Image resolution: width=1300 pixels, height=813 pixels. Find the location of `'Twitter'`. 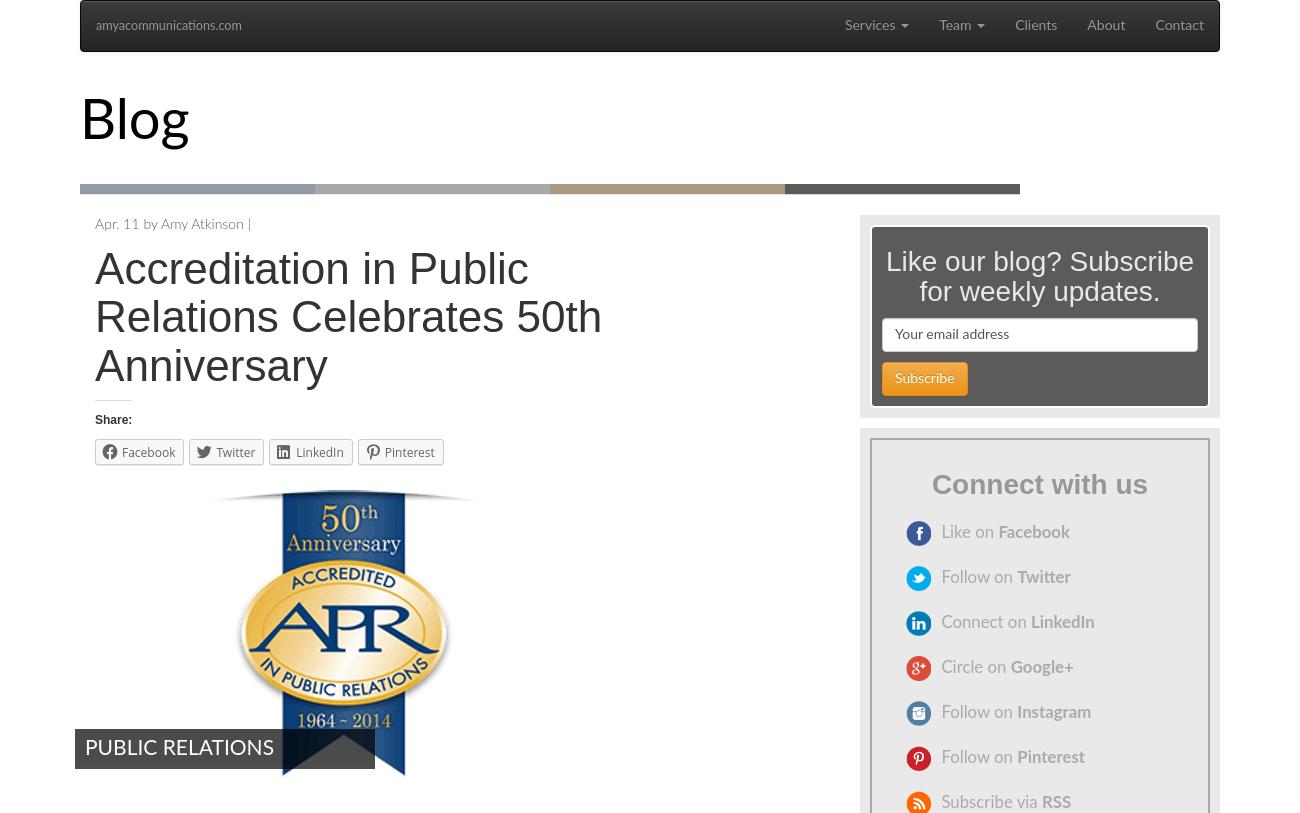

'Twitter' is located at coordinates (1015, 577).